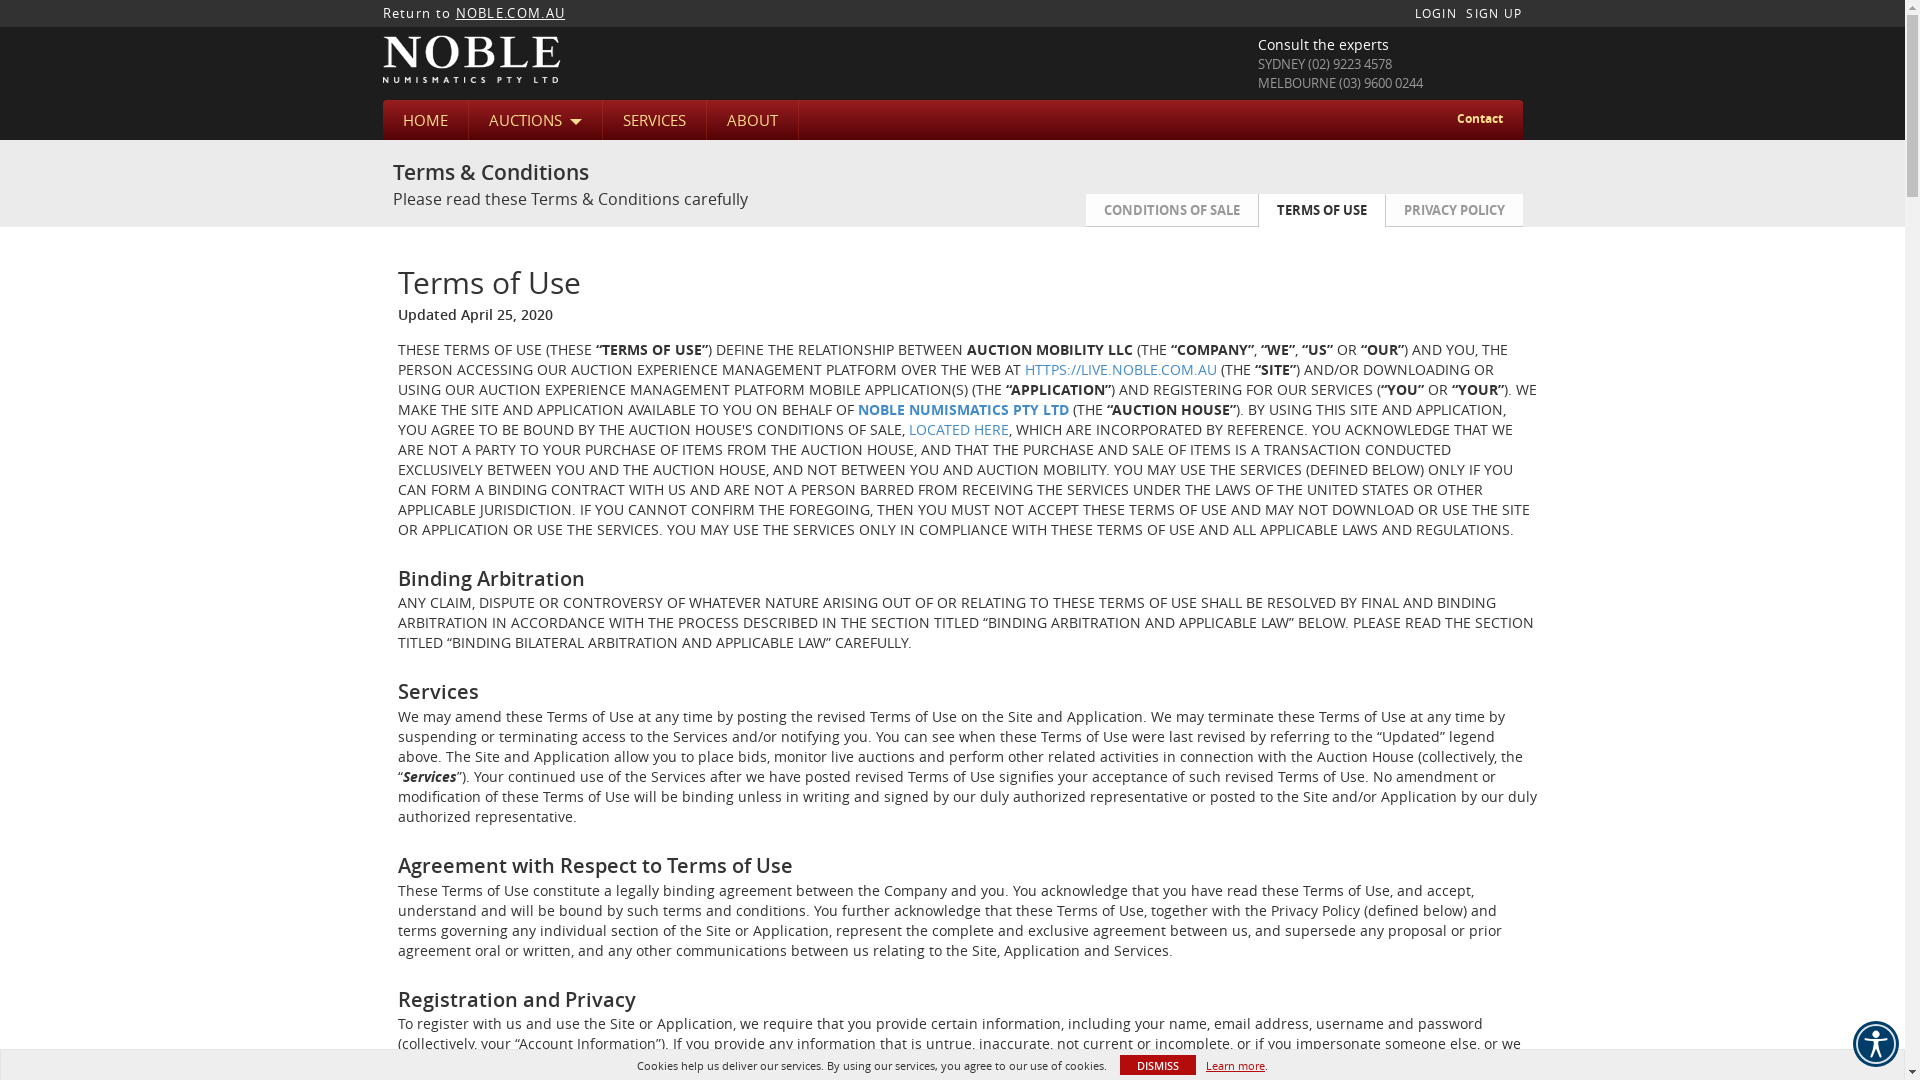 This screenshot has height=1080, width=1920. What do you see at coordinates (534, 119) in the screenshot?
I see `'AUCTIONS'` at bounding box center [534, 119].